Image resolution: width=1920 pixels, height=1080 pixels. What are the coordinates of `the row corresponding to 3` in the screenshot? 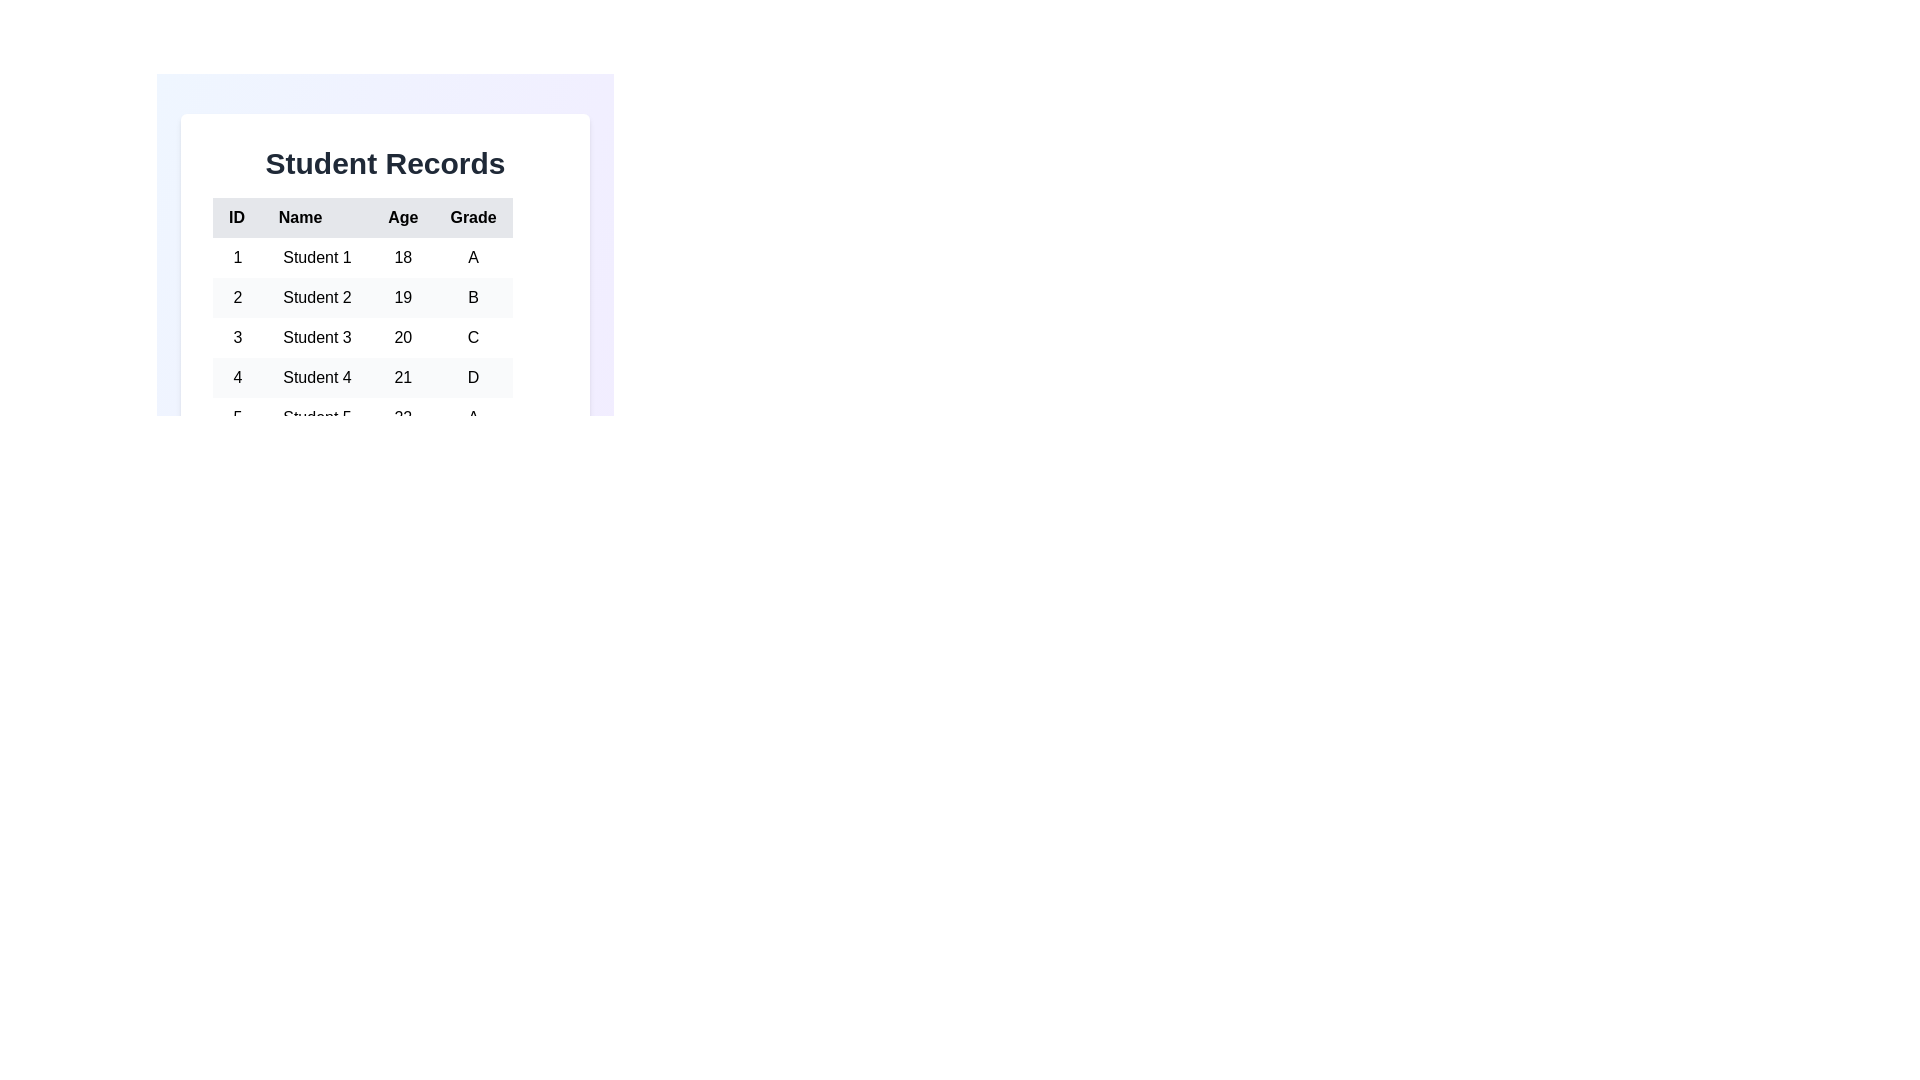 It's located at (362, 337).